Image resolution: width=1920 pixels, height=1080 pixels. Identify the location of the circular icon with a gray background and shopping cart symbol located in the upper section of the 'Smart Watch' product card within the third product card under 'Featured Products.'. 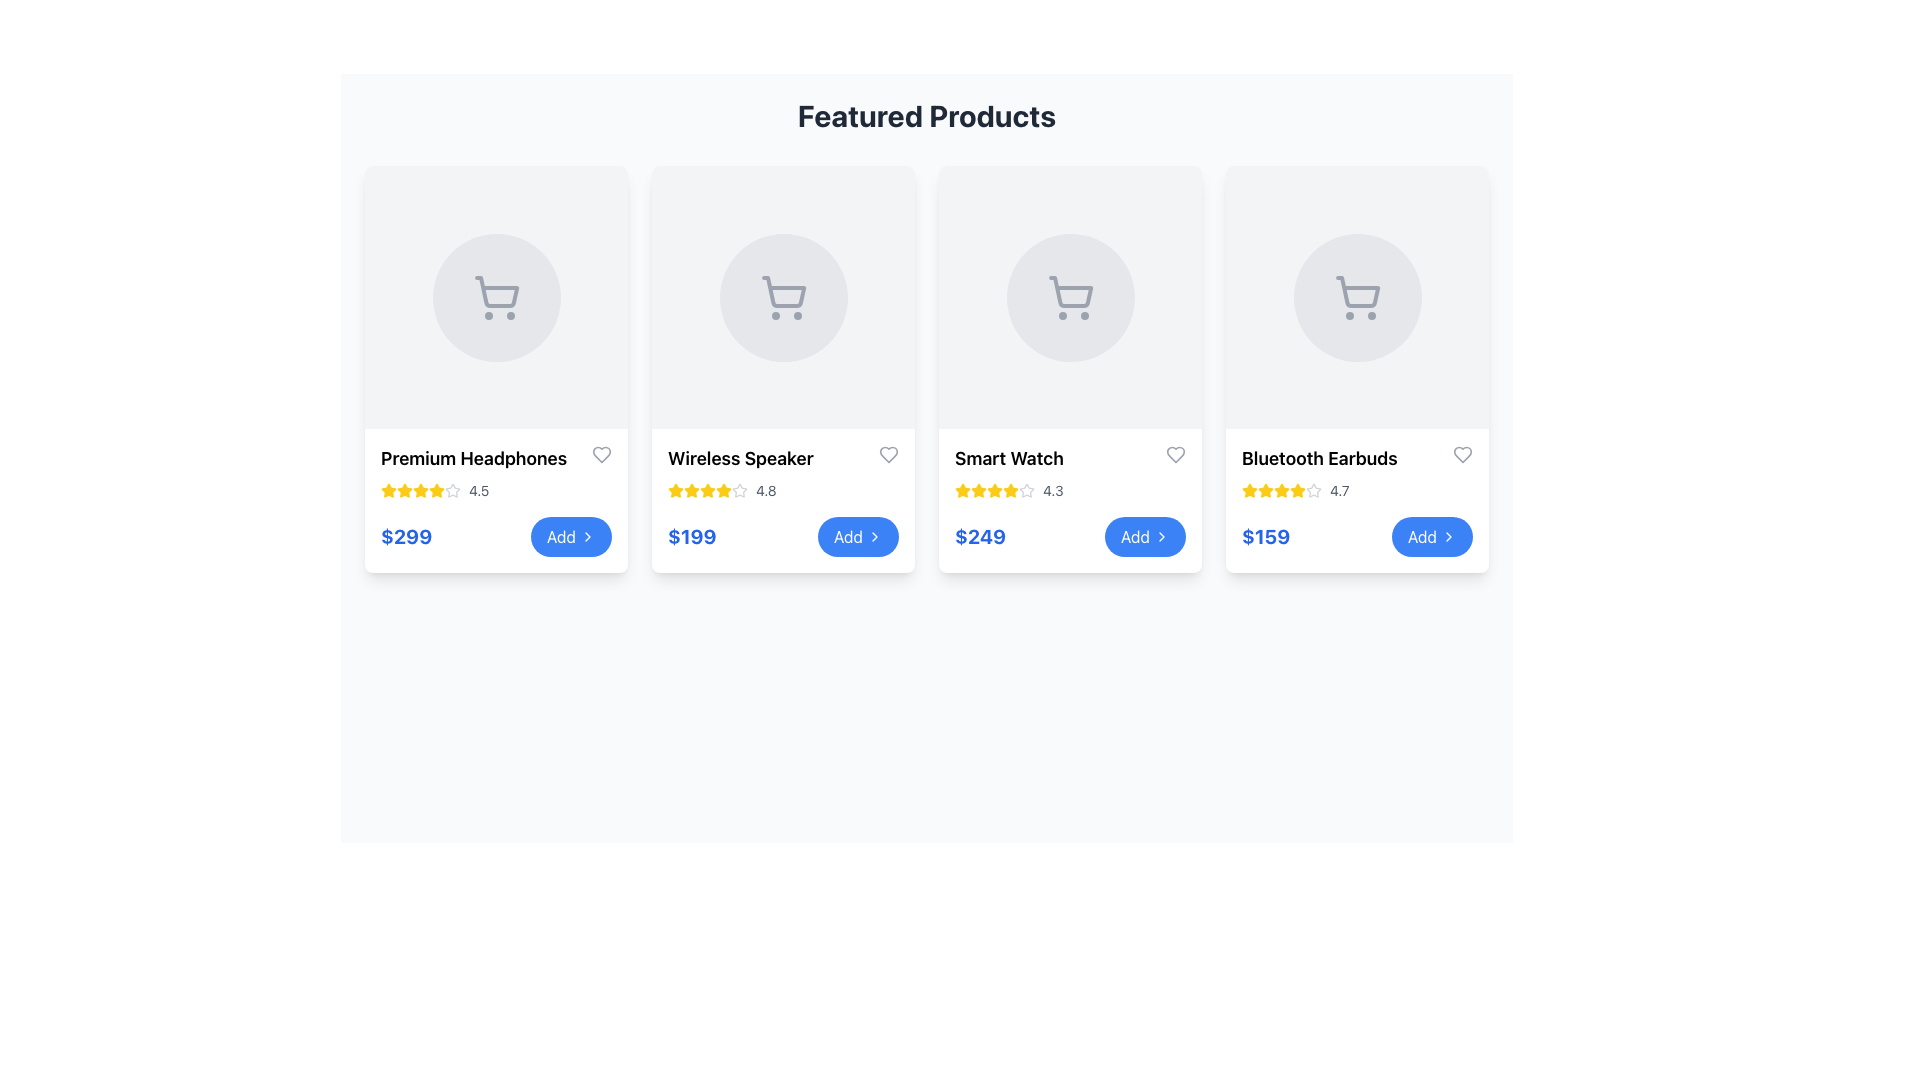
(1069, 297).